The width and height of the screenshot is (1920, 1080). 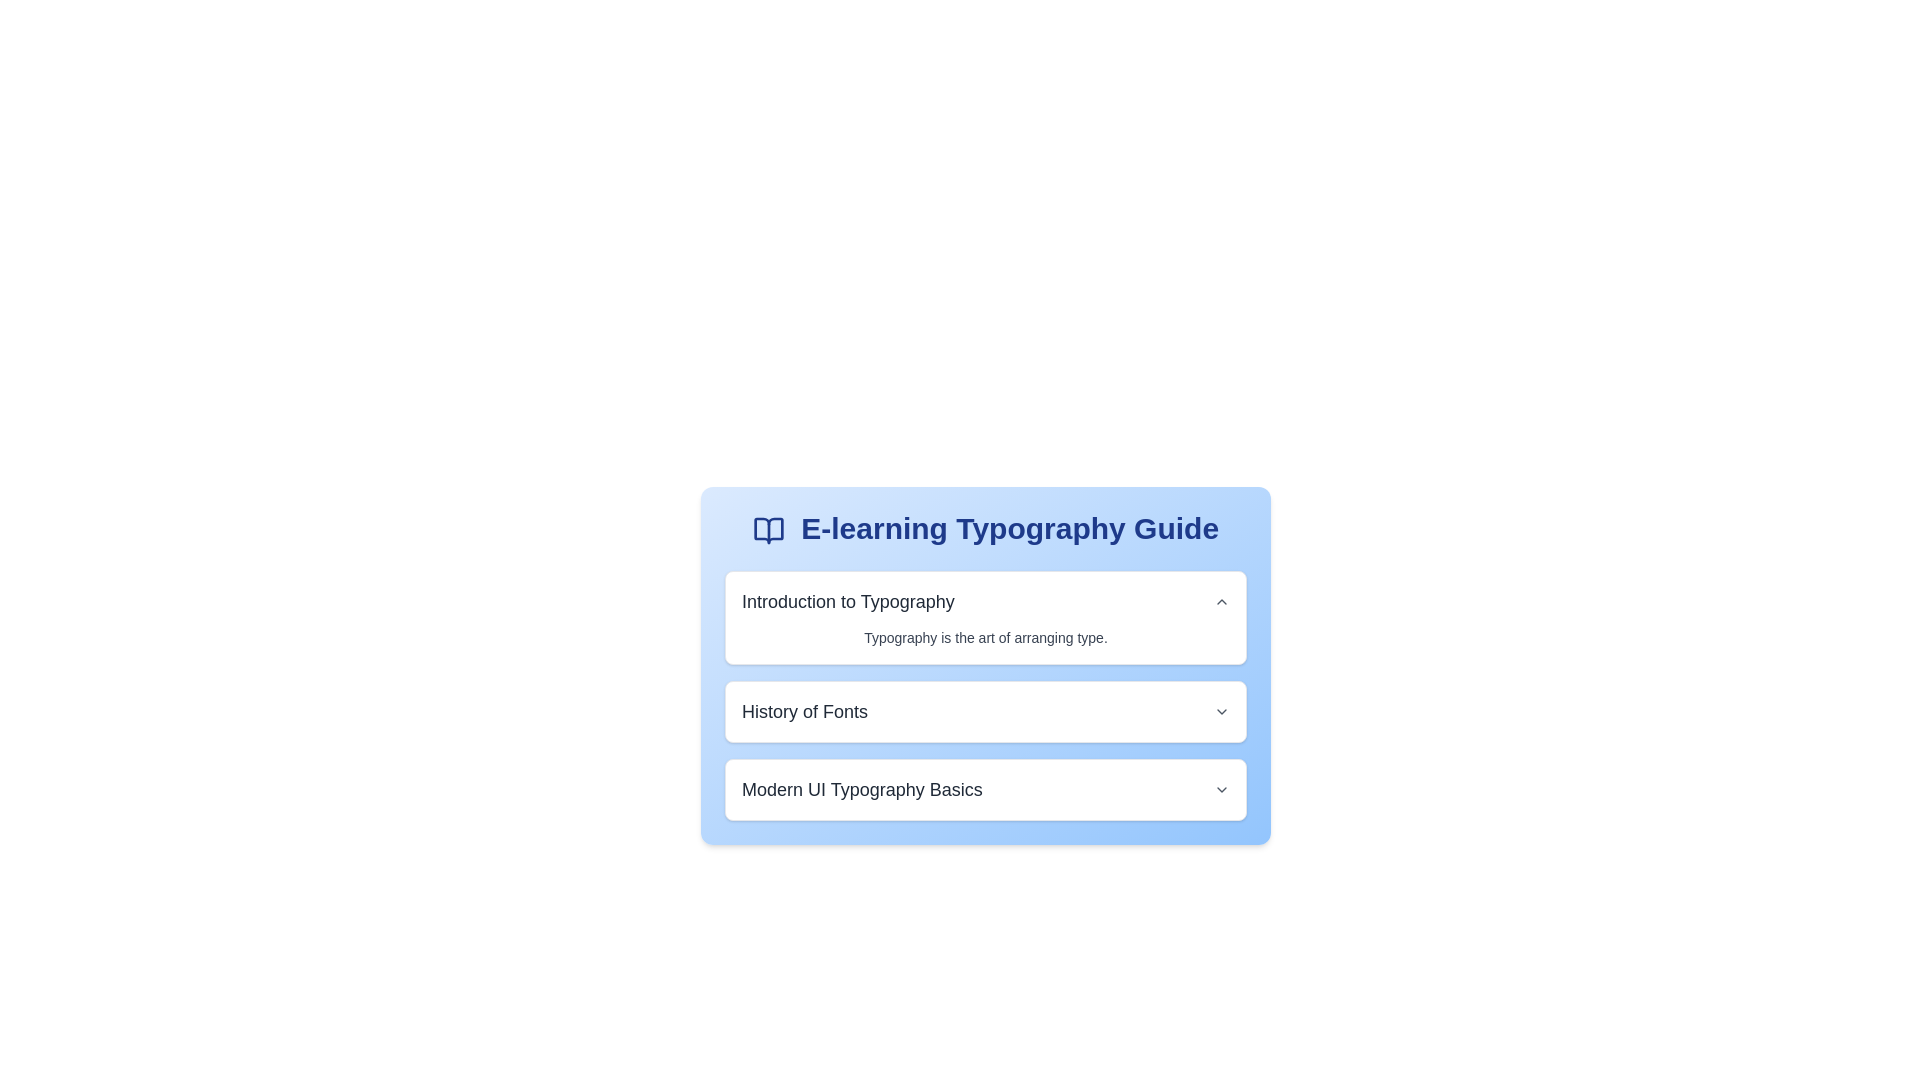 I want to click on the dropdown button next to the title 'Introduction to Typography', so click(x=985, y=600).